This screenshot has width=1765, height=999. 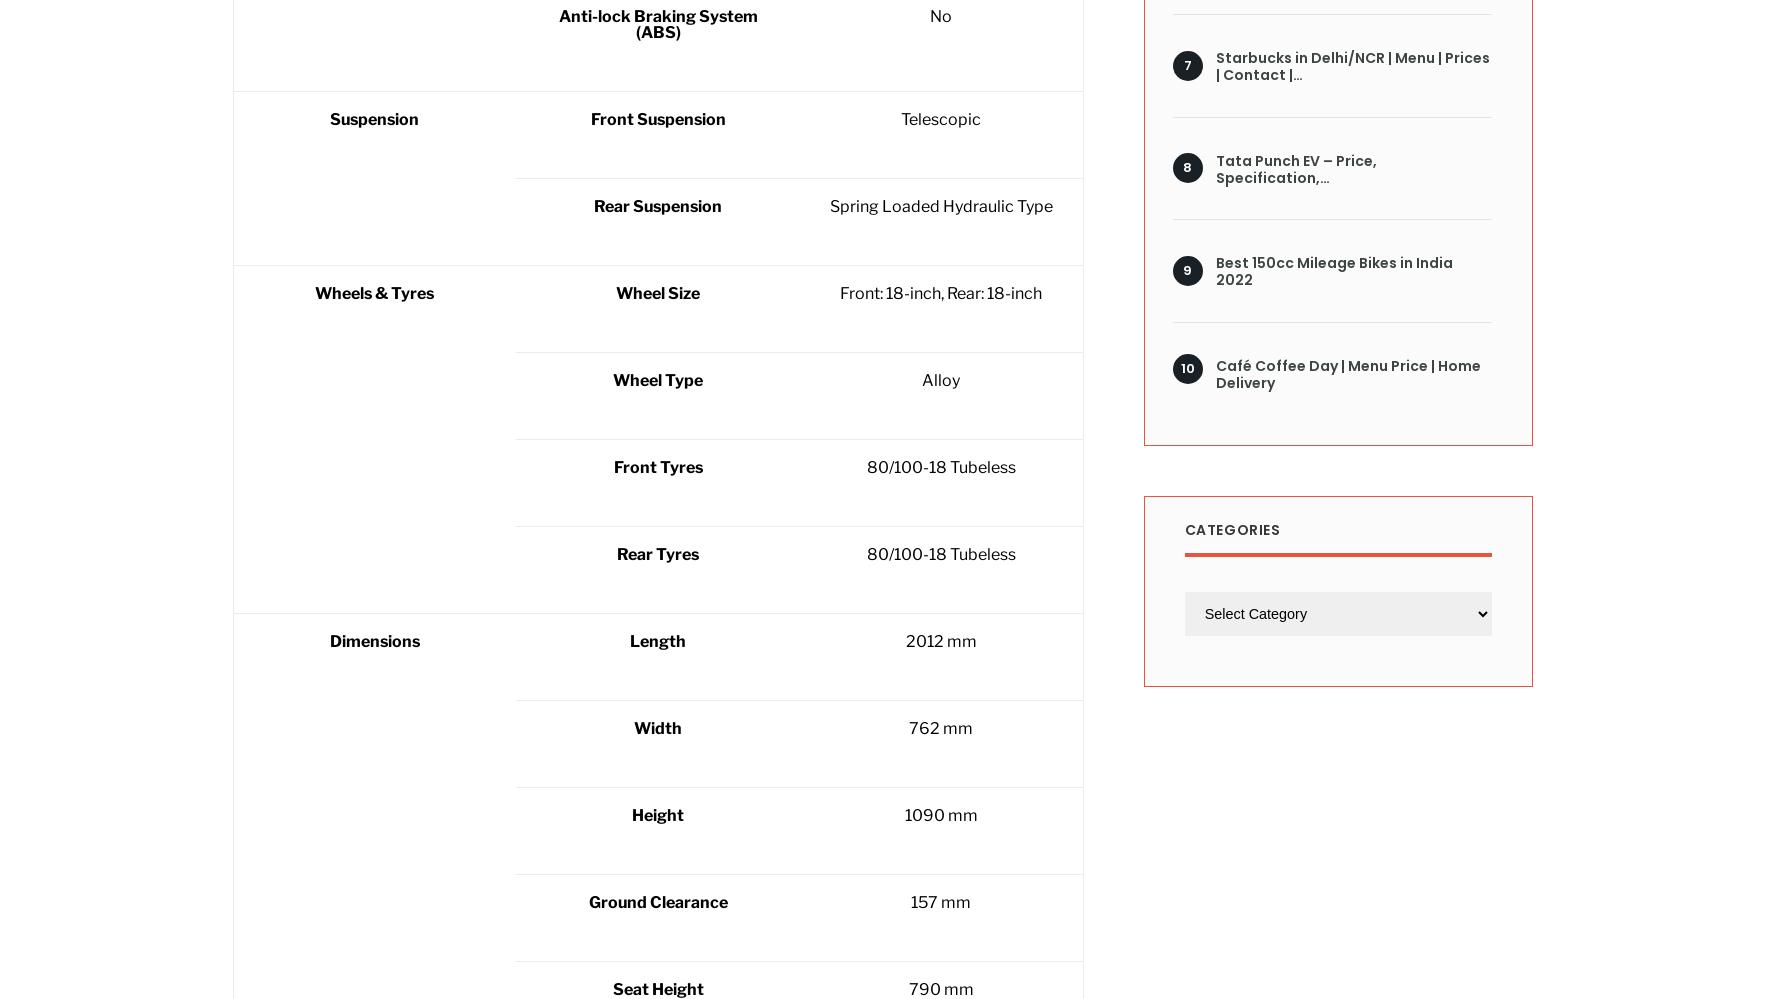 I want to click on 'Dimensions', so click(x=327, y=640).